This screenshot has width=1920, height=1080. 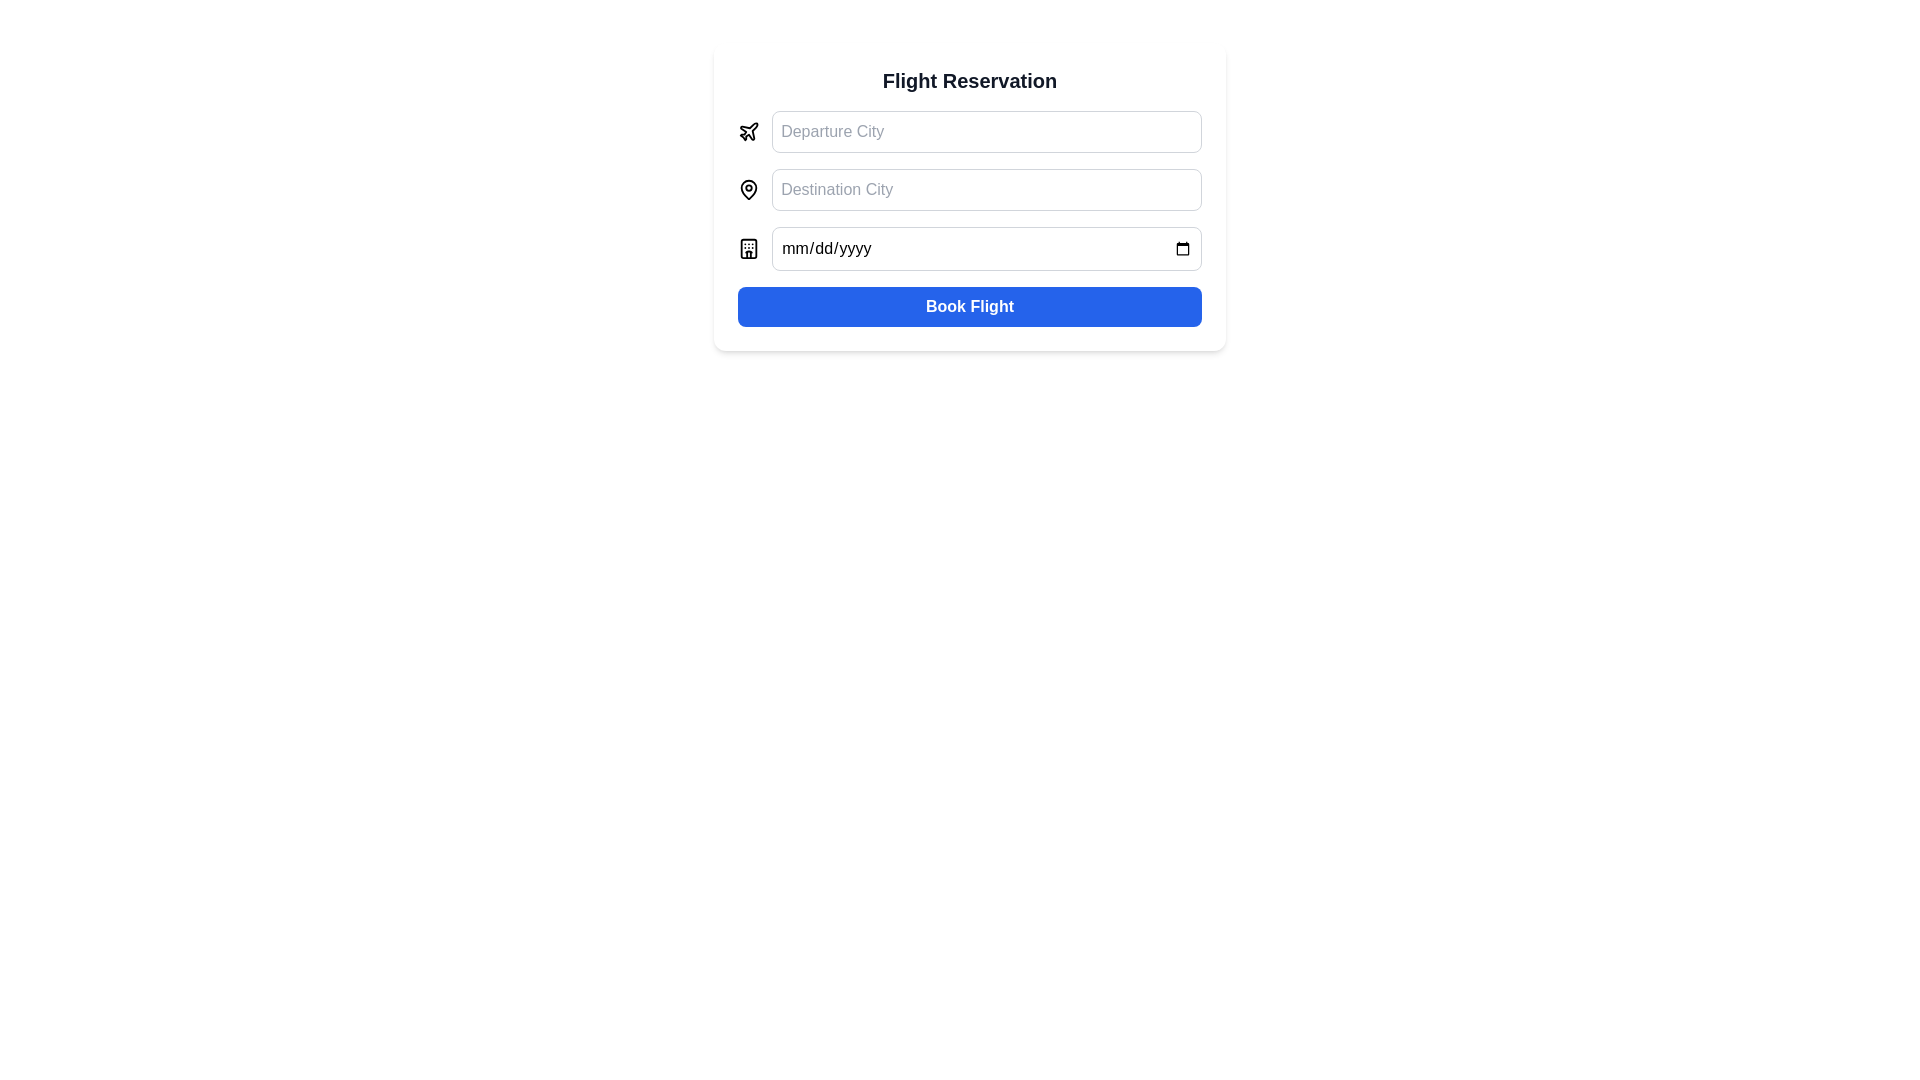 I want to click on the text input field for 'Destination City', so click(x=987, y=189).